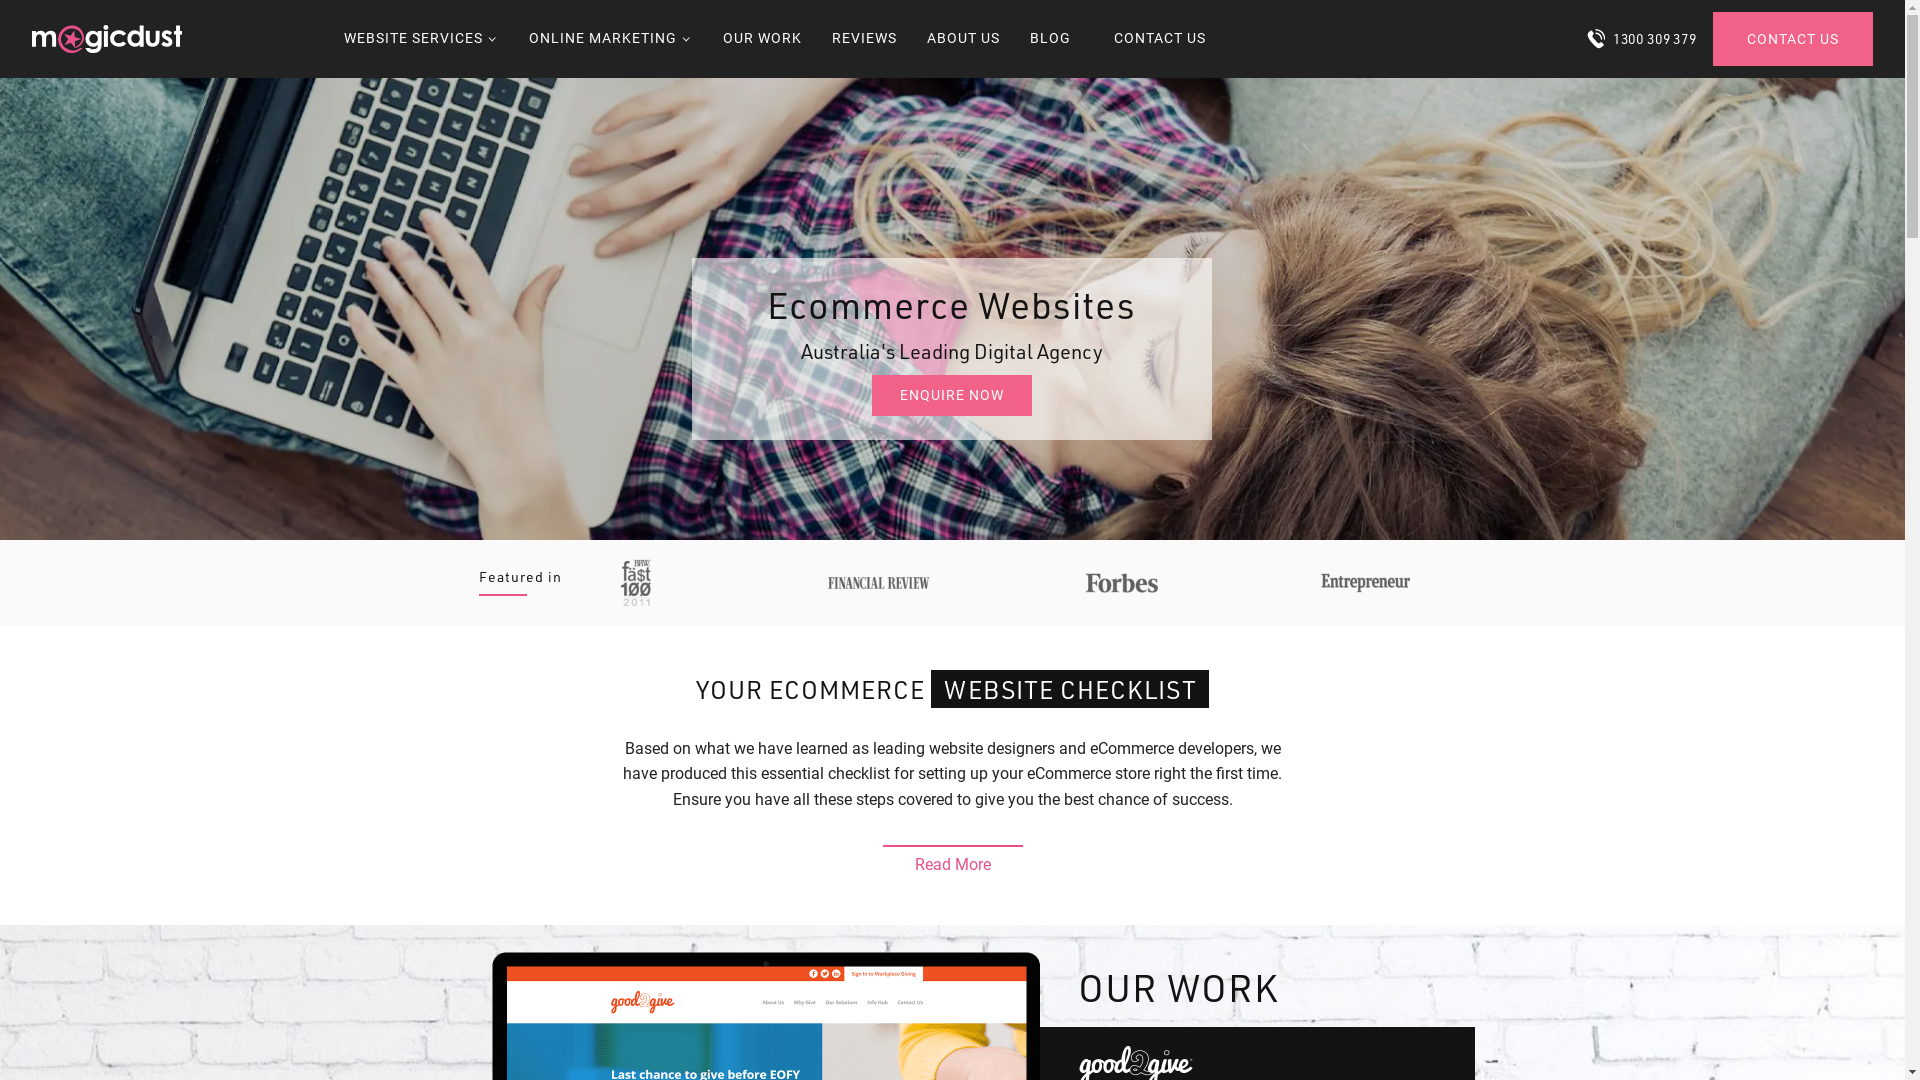 The height and width of the screenshot is (1080, 1920). I want to click on 'ENQUIRE NOW', so click(872, 395).